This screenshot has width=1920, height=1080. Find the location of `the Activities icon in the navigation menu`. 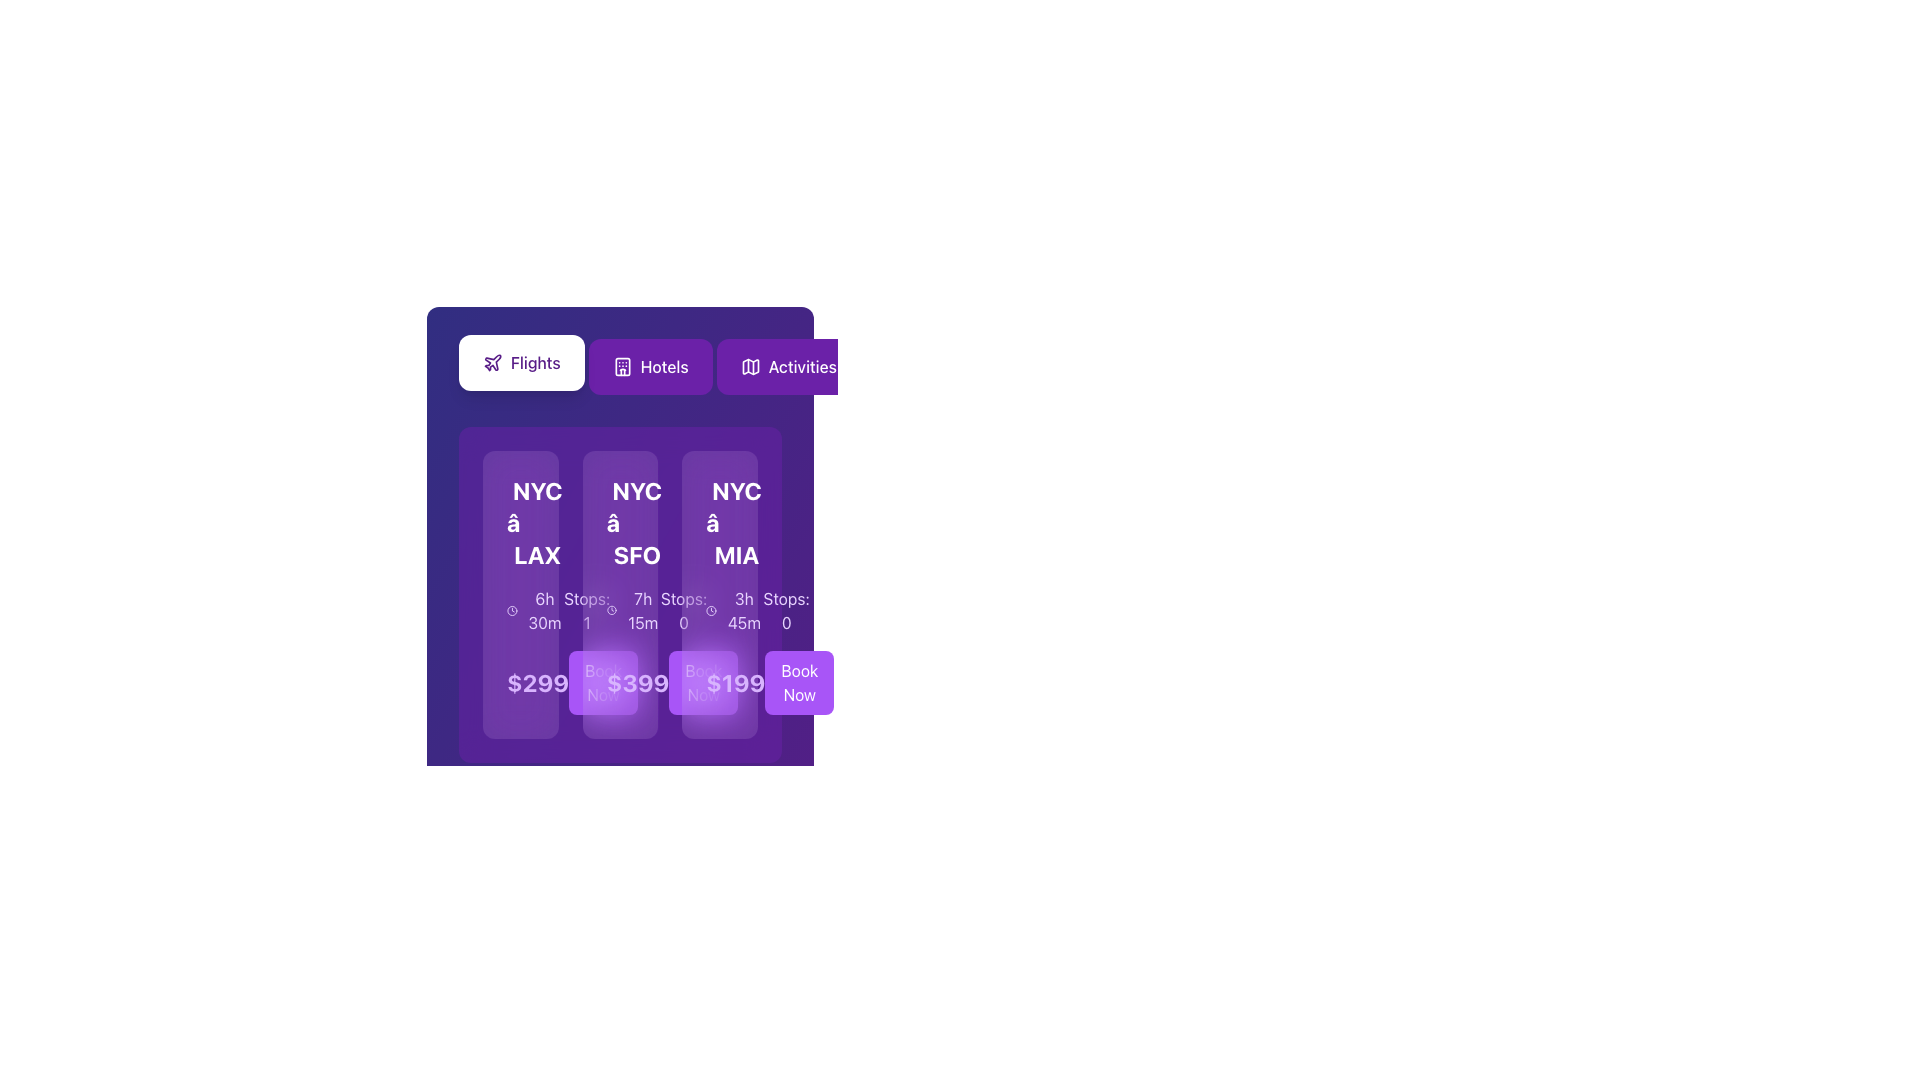

the Activities icon in the navigation menu is located at coordinates (749, 366).